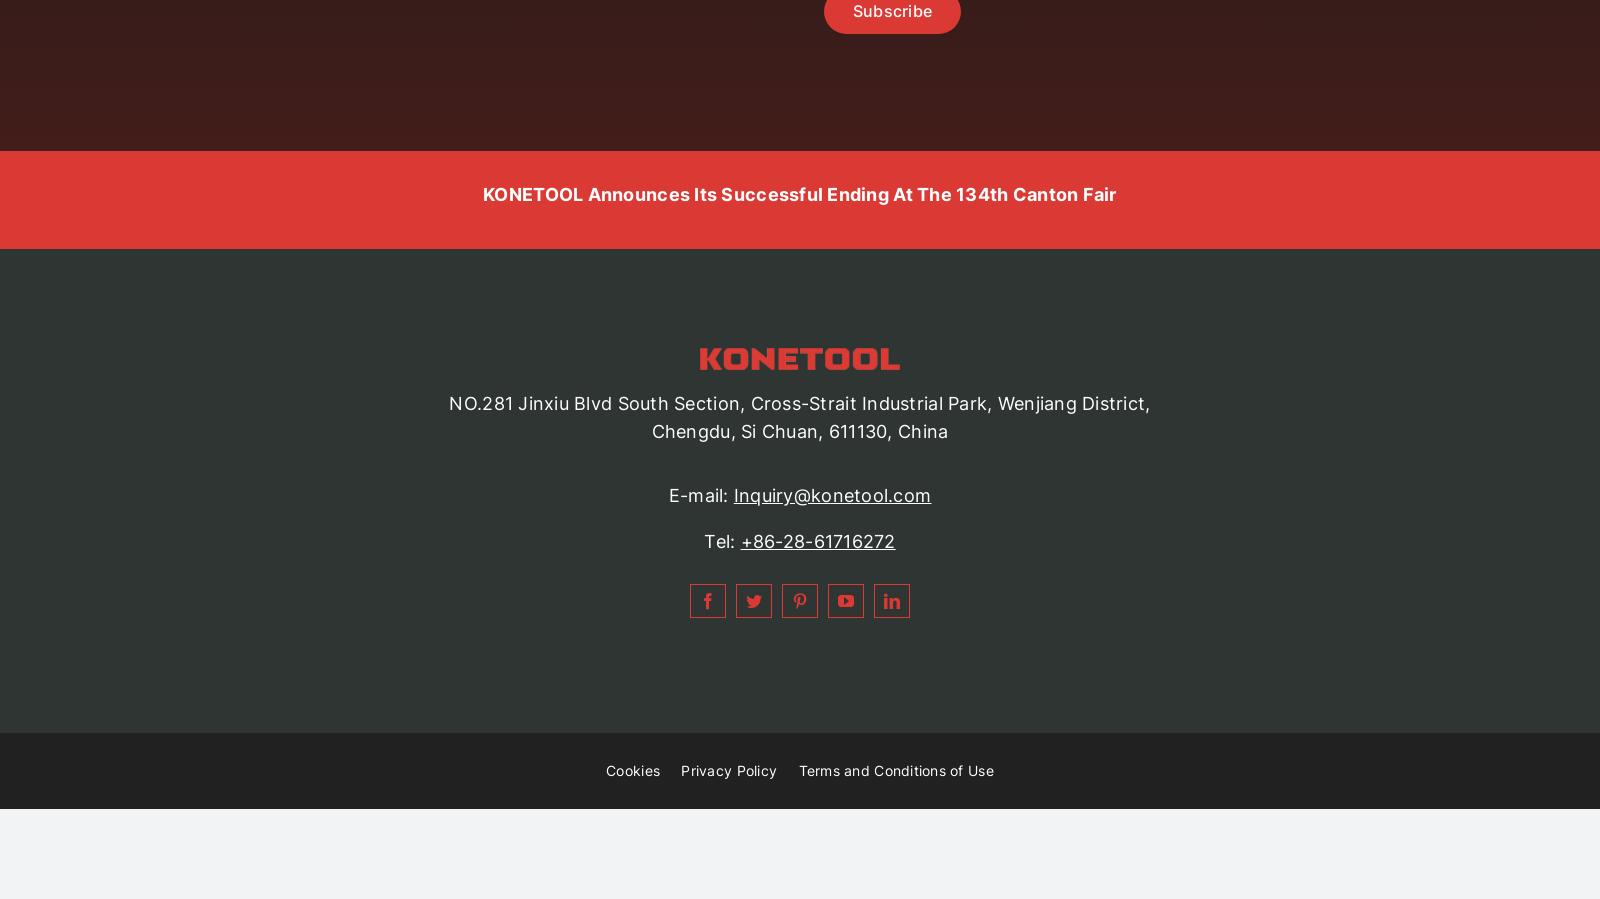 This screenshot has width=1600, height=899. What do you see at coordinates (668, 495) in the screenshot?
I see `'E-mail:'` at bounding box center [668, 495].